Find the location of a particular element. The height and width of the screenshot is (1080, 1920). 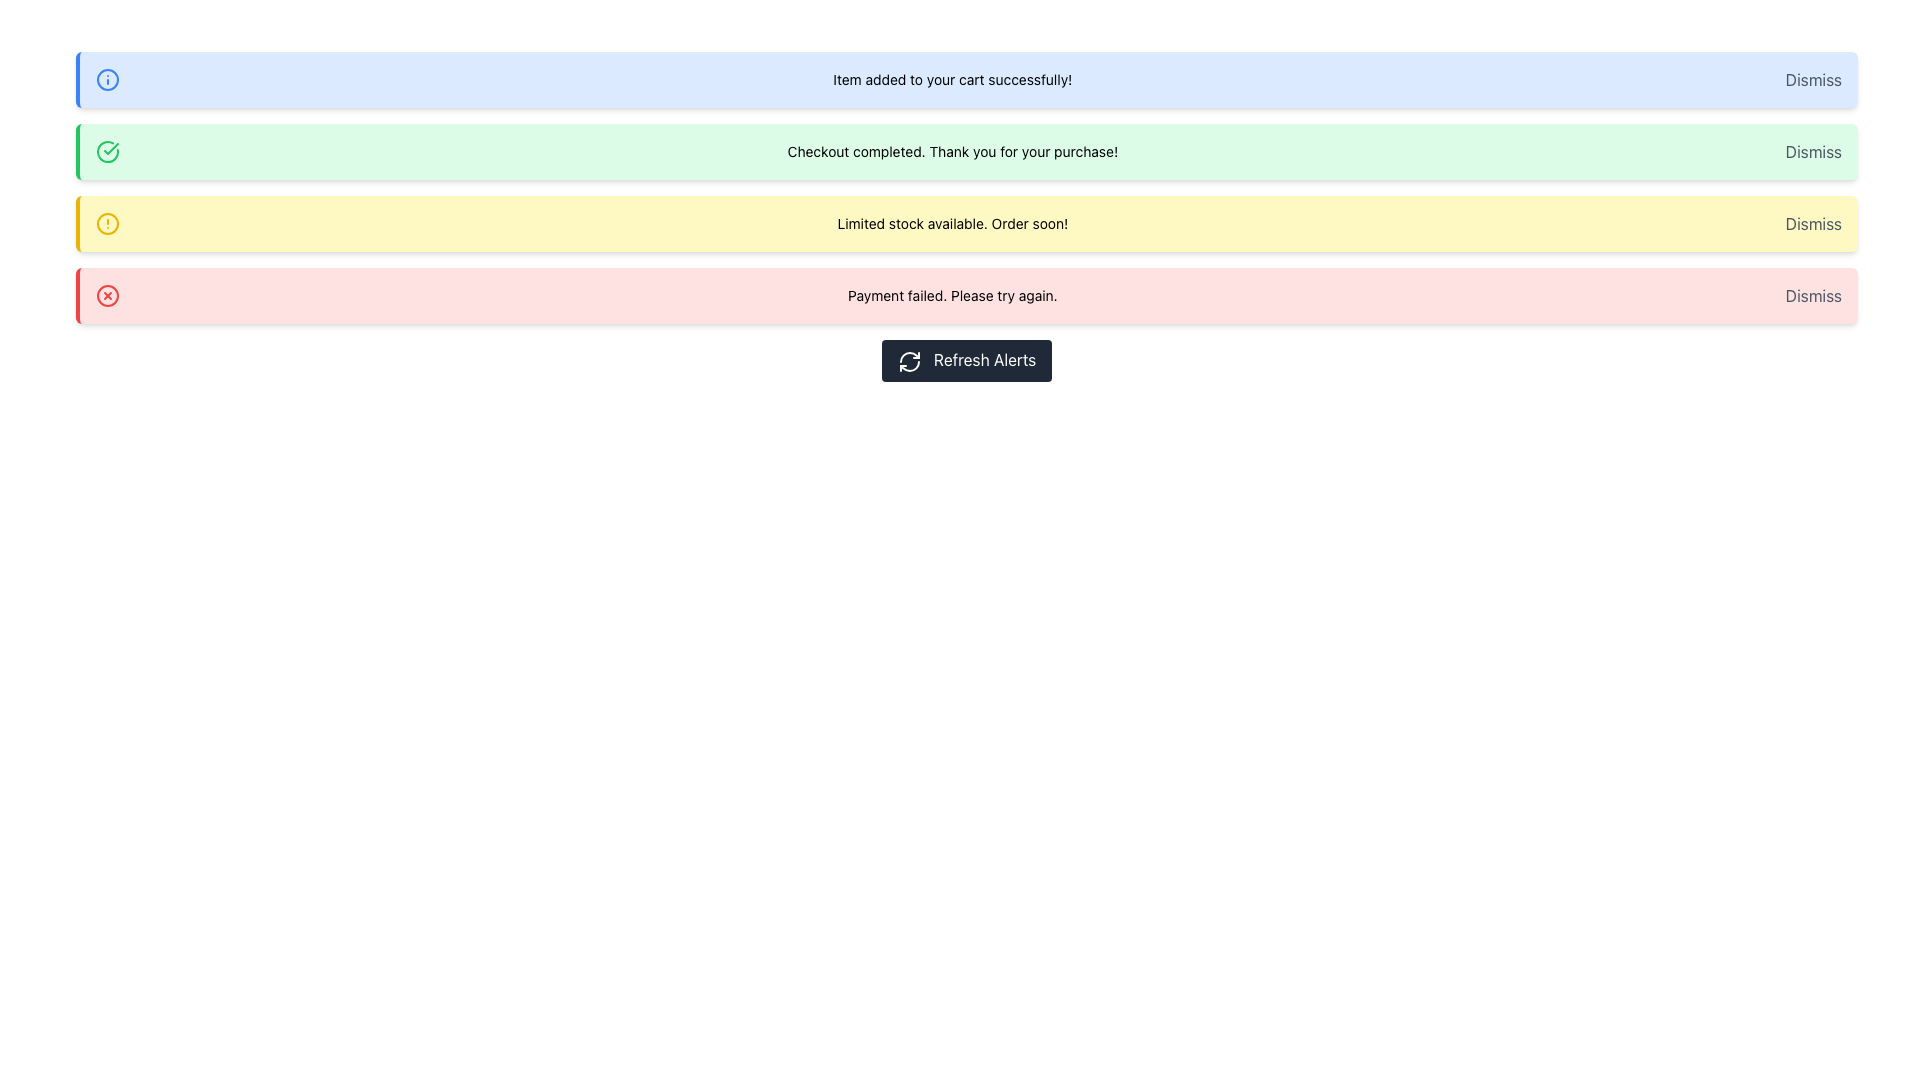

the refresh button located centrally at the bottom of the alert messages layout to refresh alerts is located at coordinates (966, 358).